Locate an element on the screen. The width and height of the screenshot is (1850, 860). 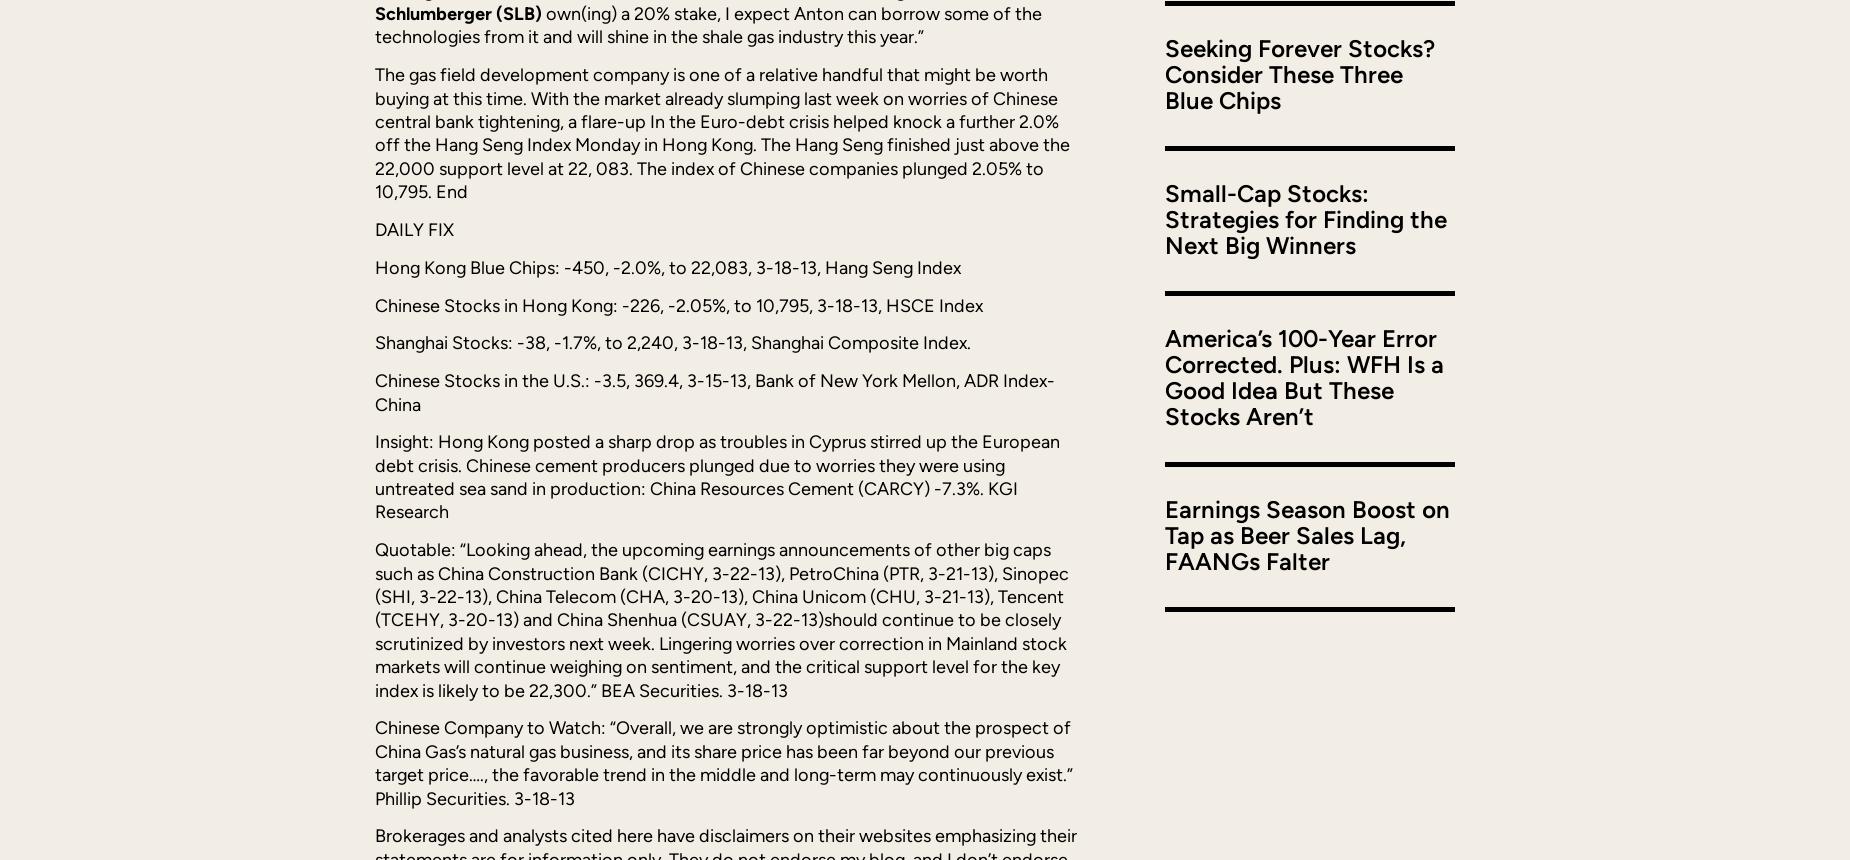
'Earnings Season Boost on Tap as Beer Sales Lag, FAANGs Falter' is located at coordinates (1163, 533).